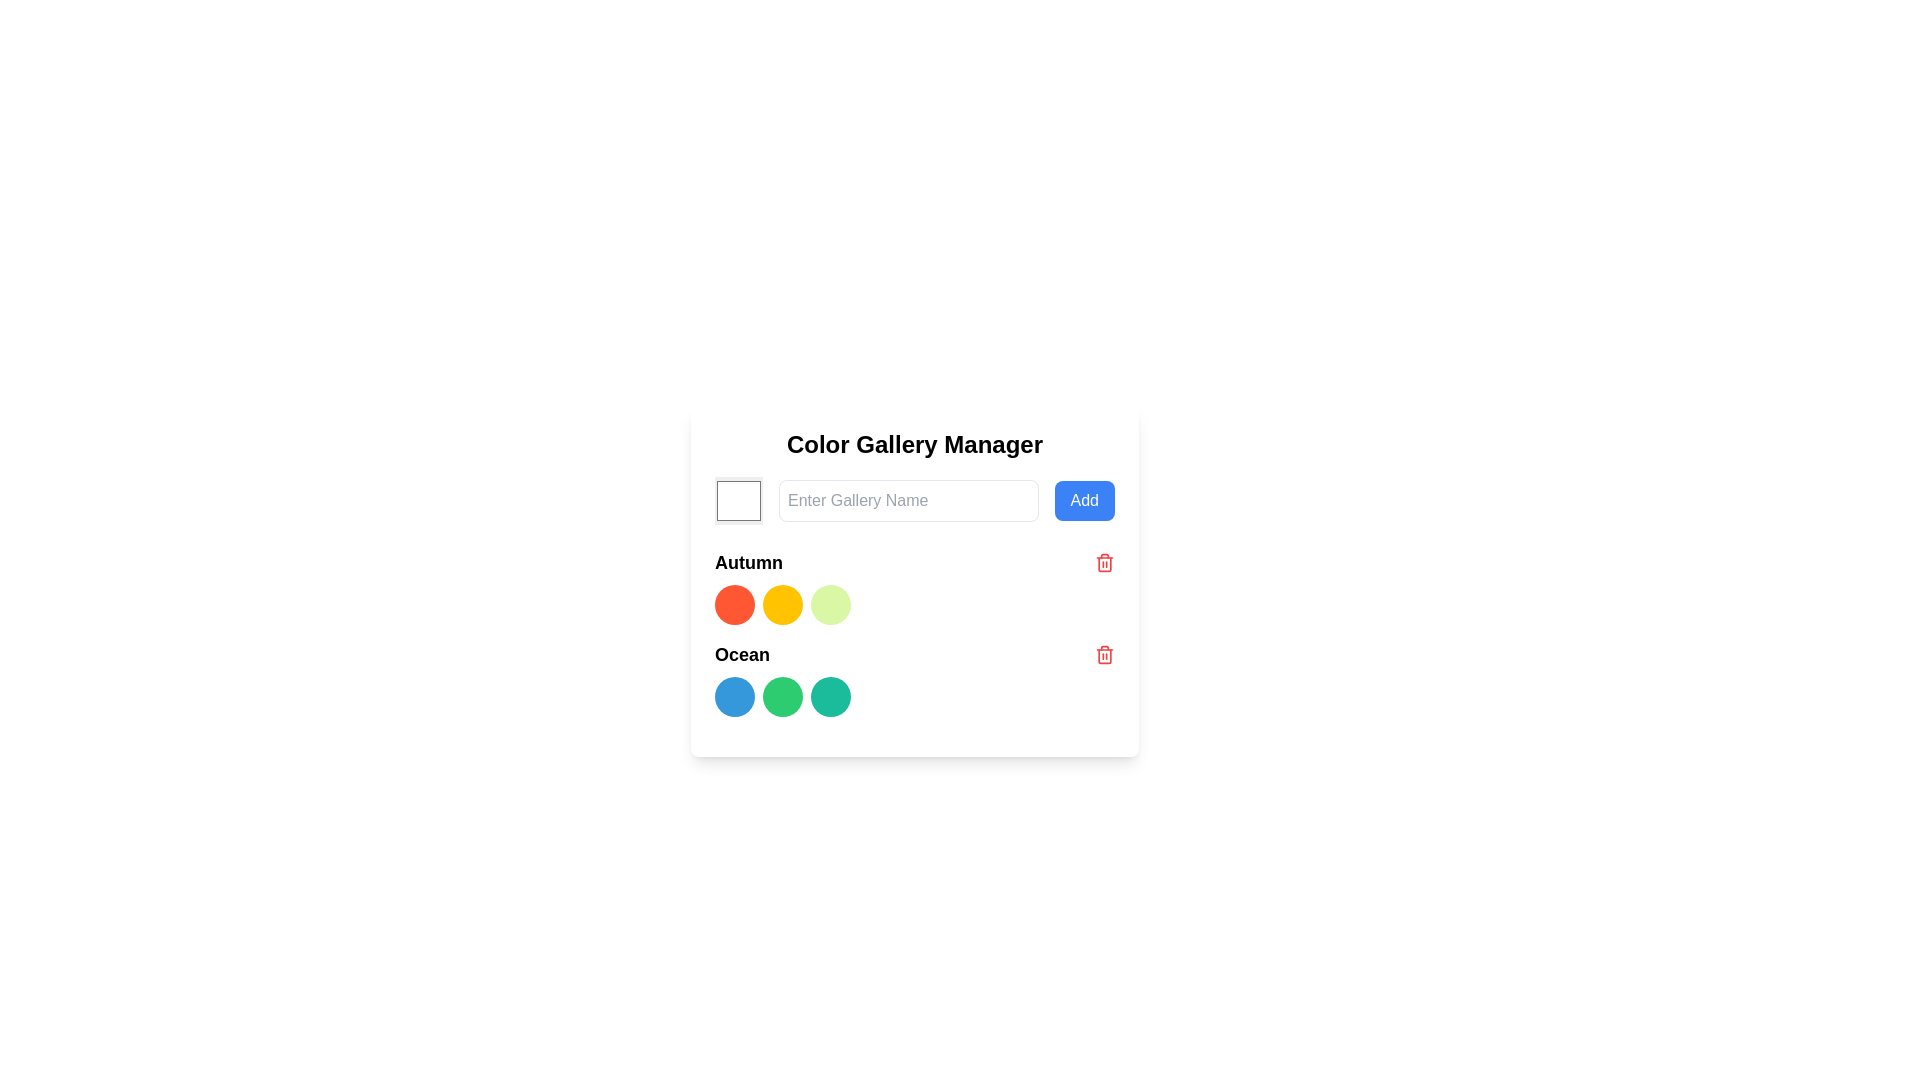 This screenshot has height=1080, width=1920. What do you see at coordinates (830, 604) in the screenshot?
I see `the third circle selector in the row, located to the right of the orange and yellow circles, which visually represents an attribute related to 'Autumn'` at bounding box center [830, 604].